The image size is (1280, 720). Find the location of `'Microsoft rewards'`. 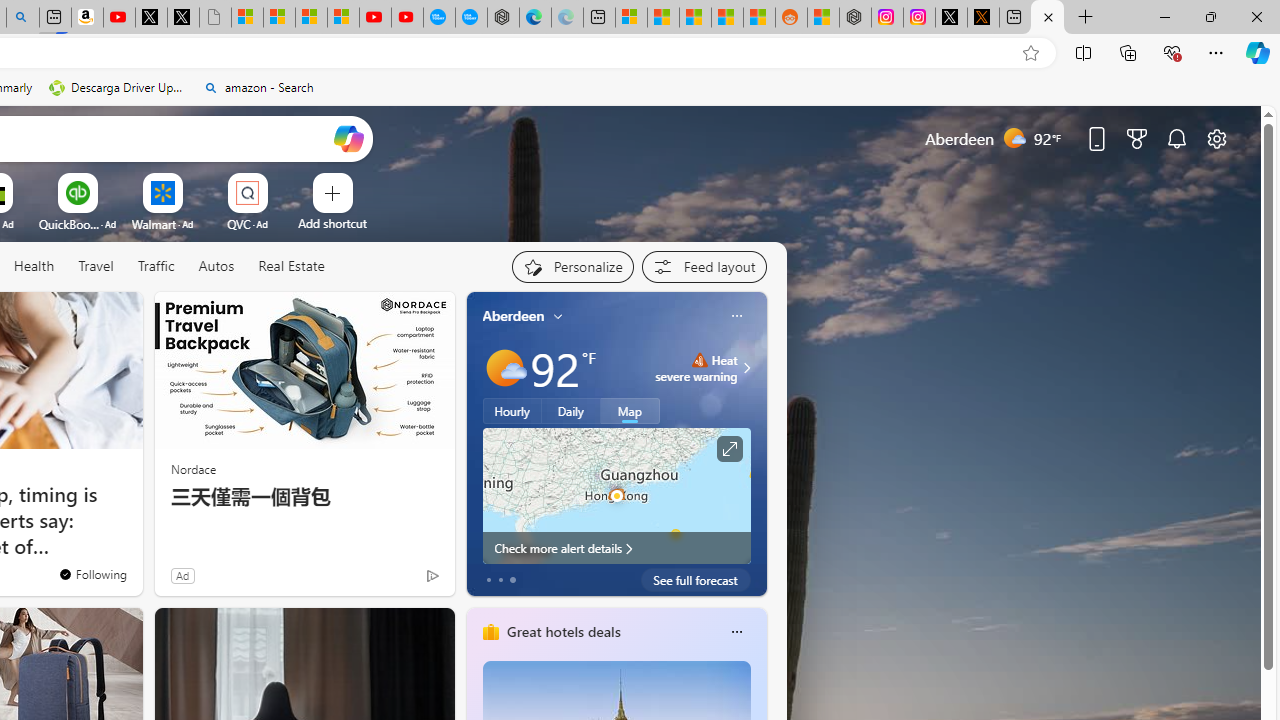

'Microsoft rewards' is located at coordinates (1137, 137).